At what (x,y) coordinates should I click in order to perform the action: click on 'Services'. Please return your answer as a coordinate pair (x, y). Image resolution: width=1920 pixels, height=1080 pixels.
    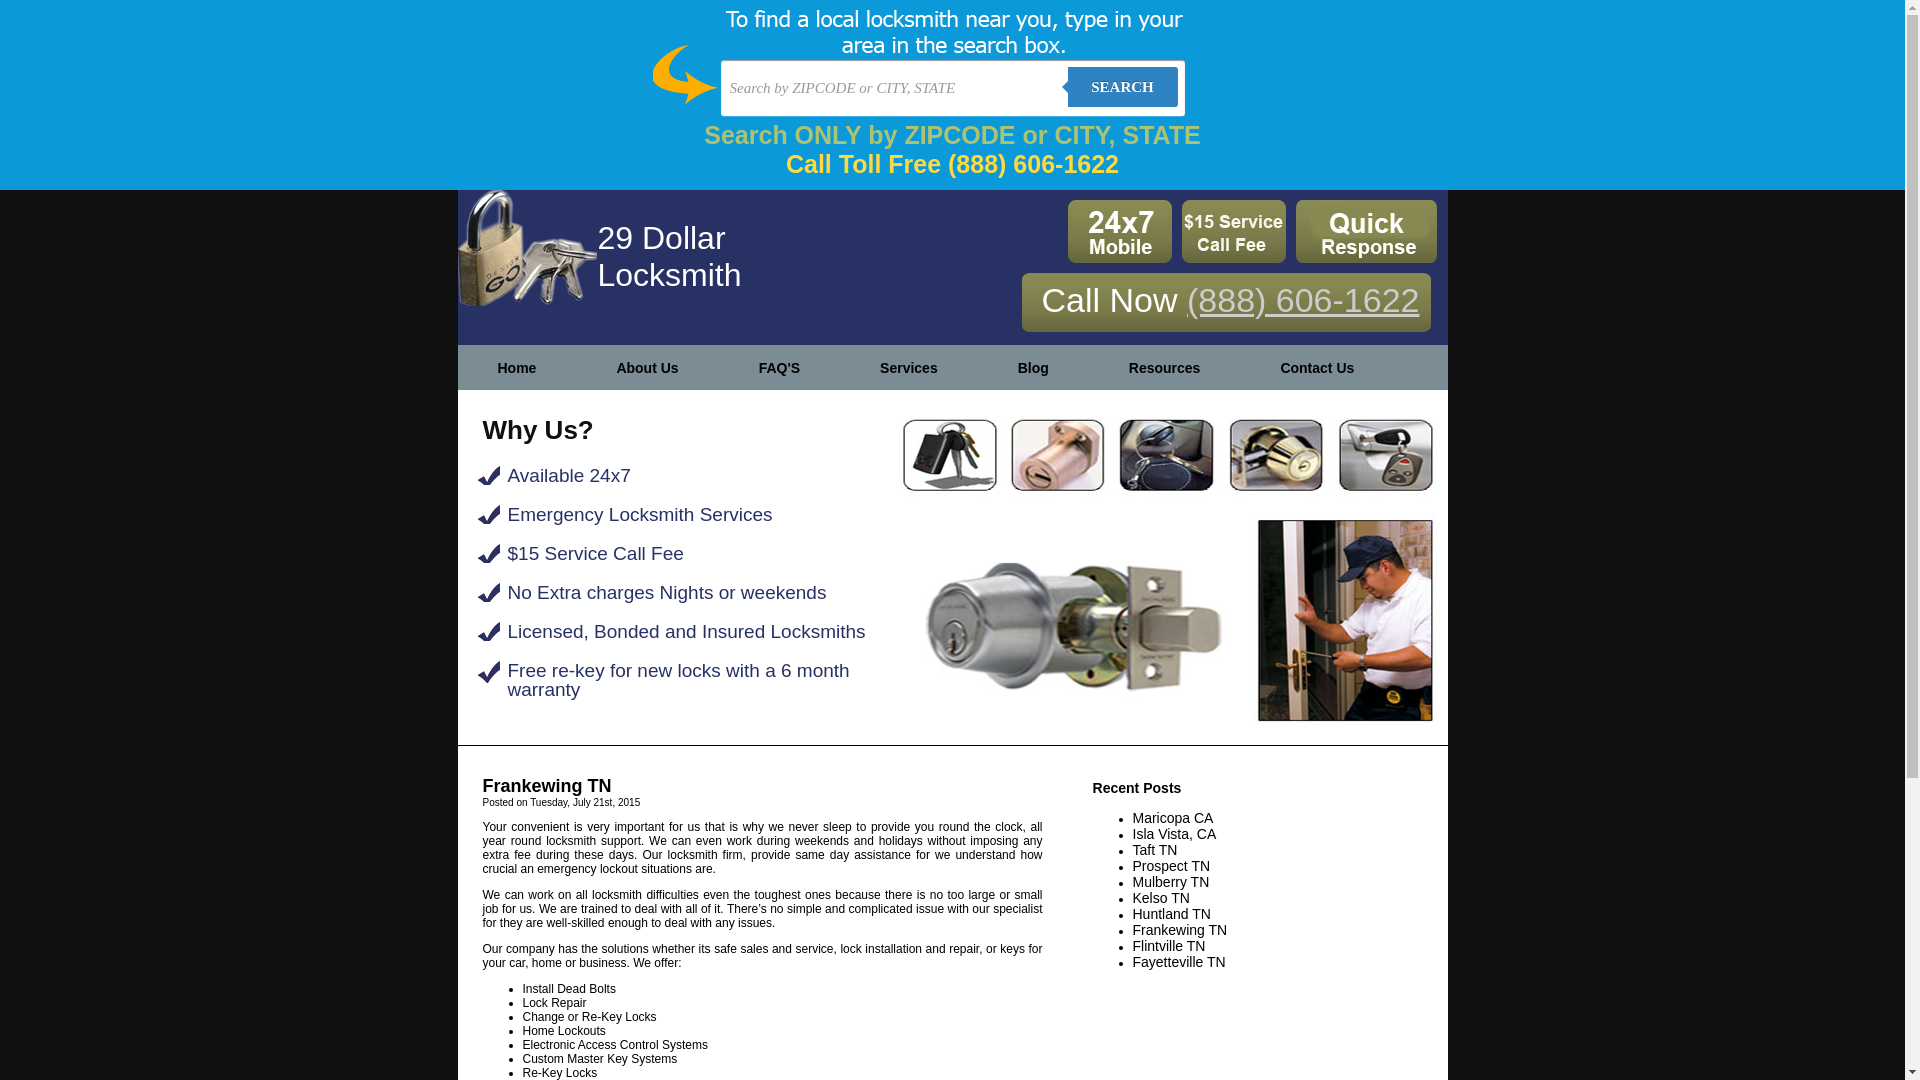
    Looking at the image, I should click on (907, 367).